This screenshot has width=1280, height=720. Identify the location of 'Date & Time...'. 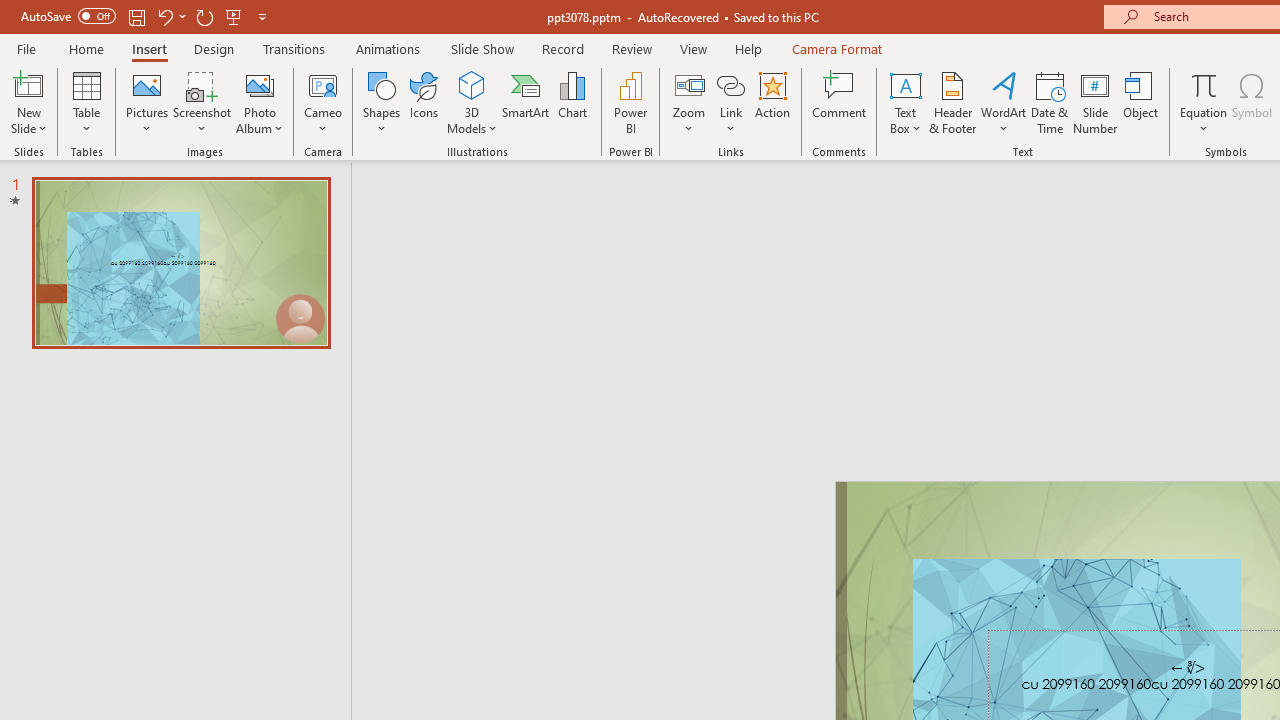
(1049, 103).